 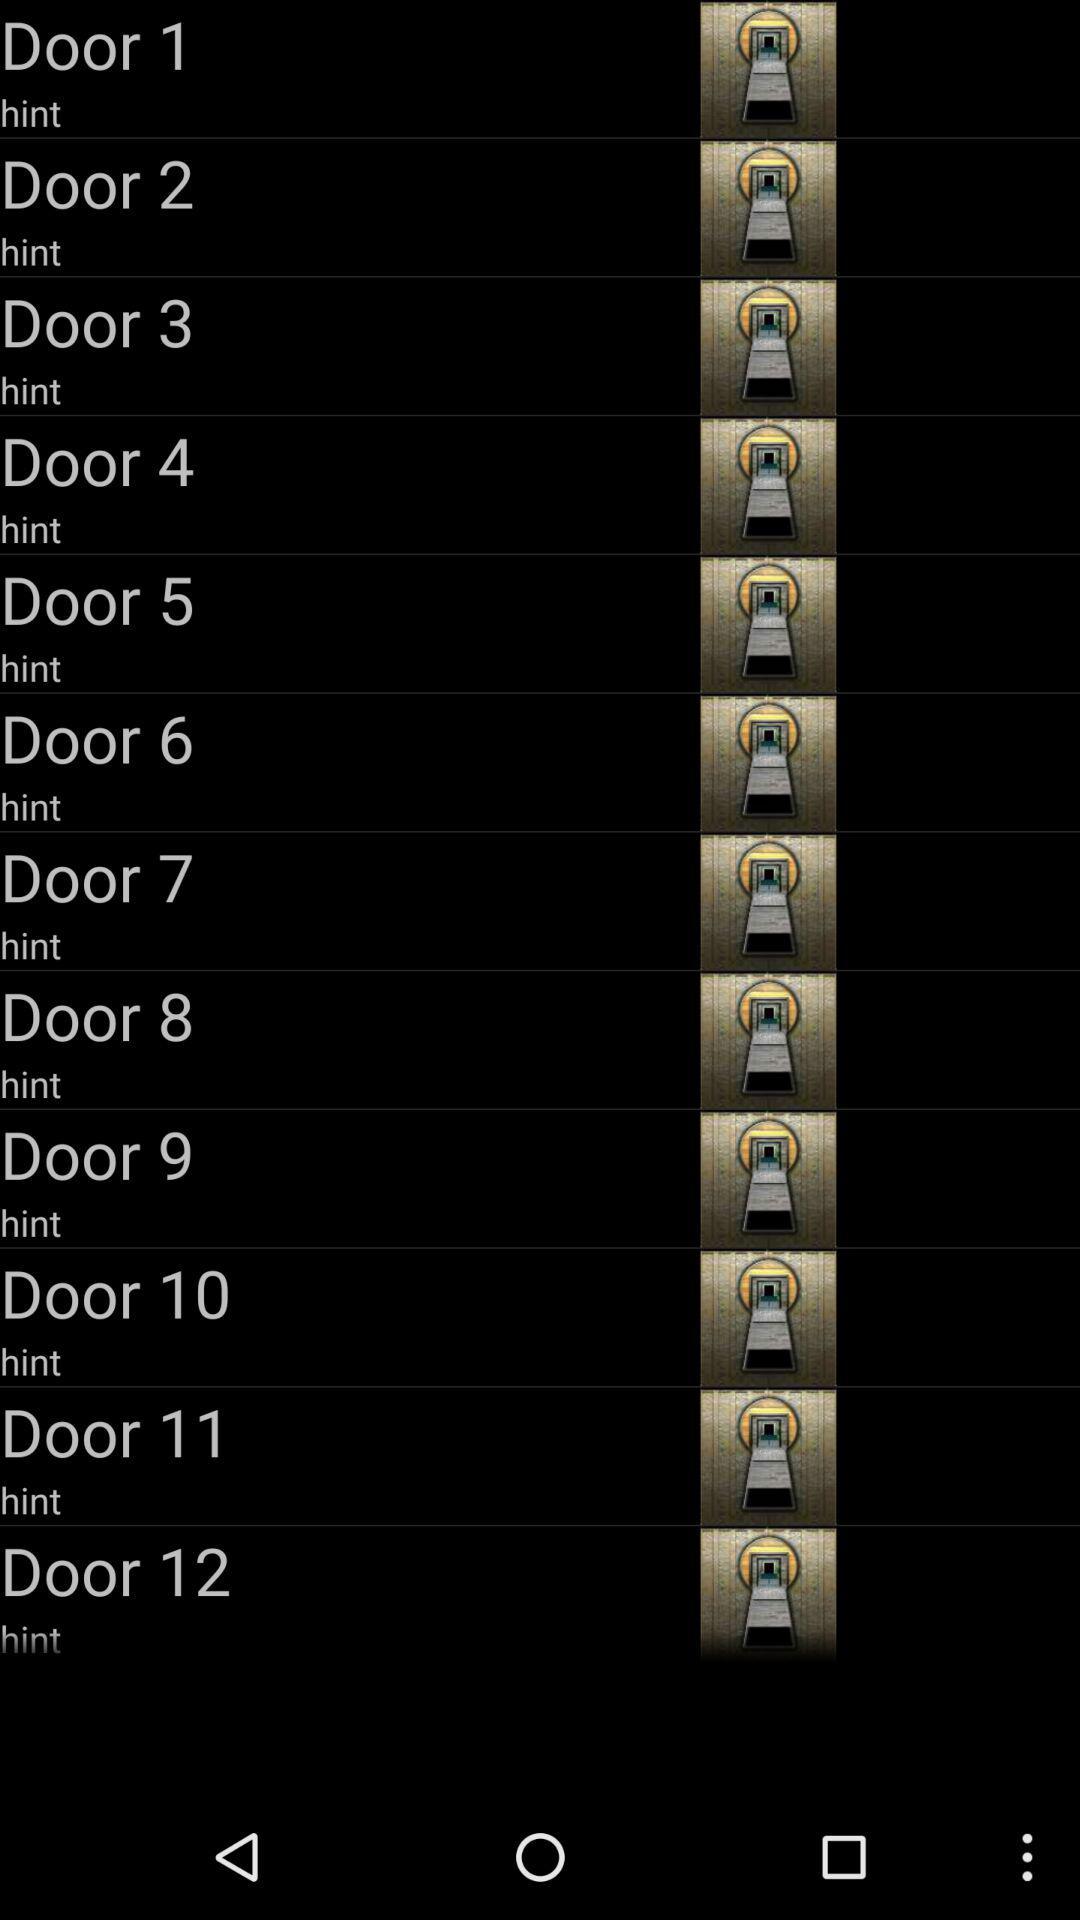 I want to click on the door 8, so click(x=346, y=1015).